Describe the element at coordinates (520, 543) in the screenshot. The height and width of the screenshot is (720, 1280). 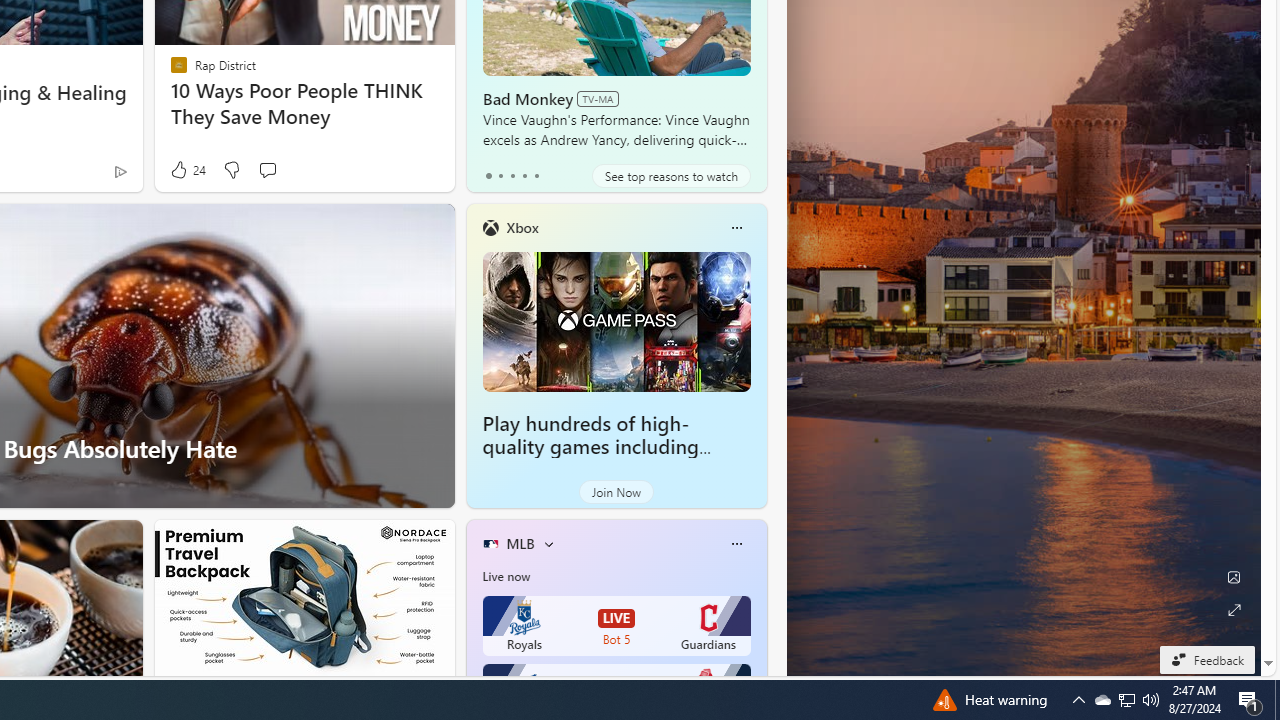
I see `'MLB'` at that location.